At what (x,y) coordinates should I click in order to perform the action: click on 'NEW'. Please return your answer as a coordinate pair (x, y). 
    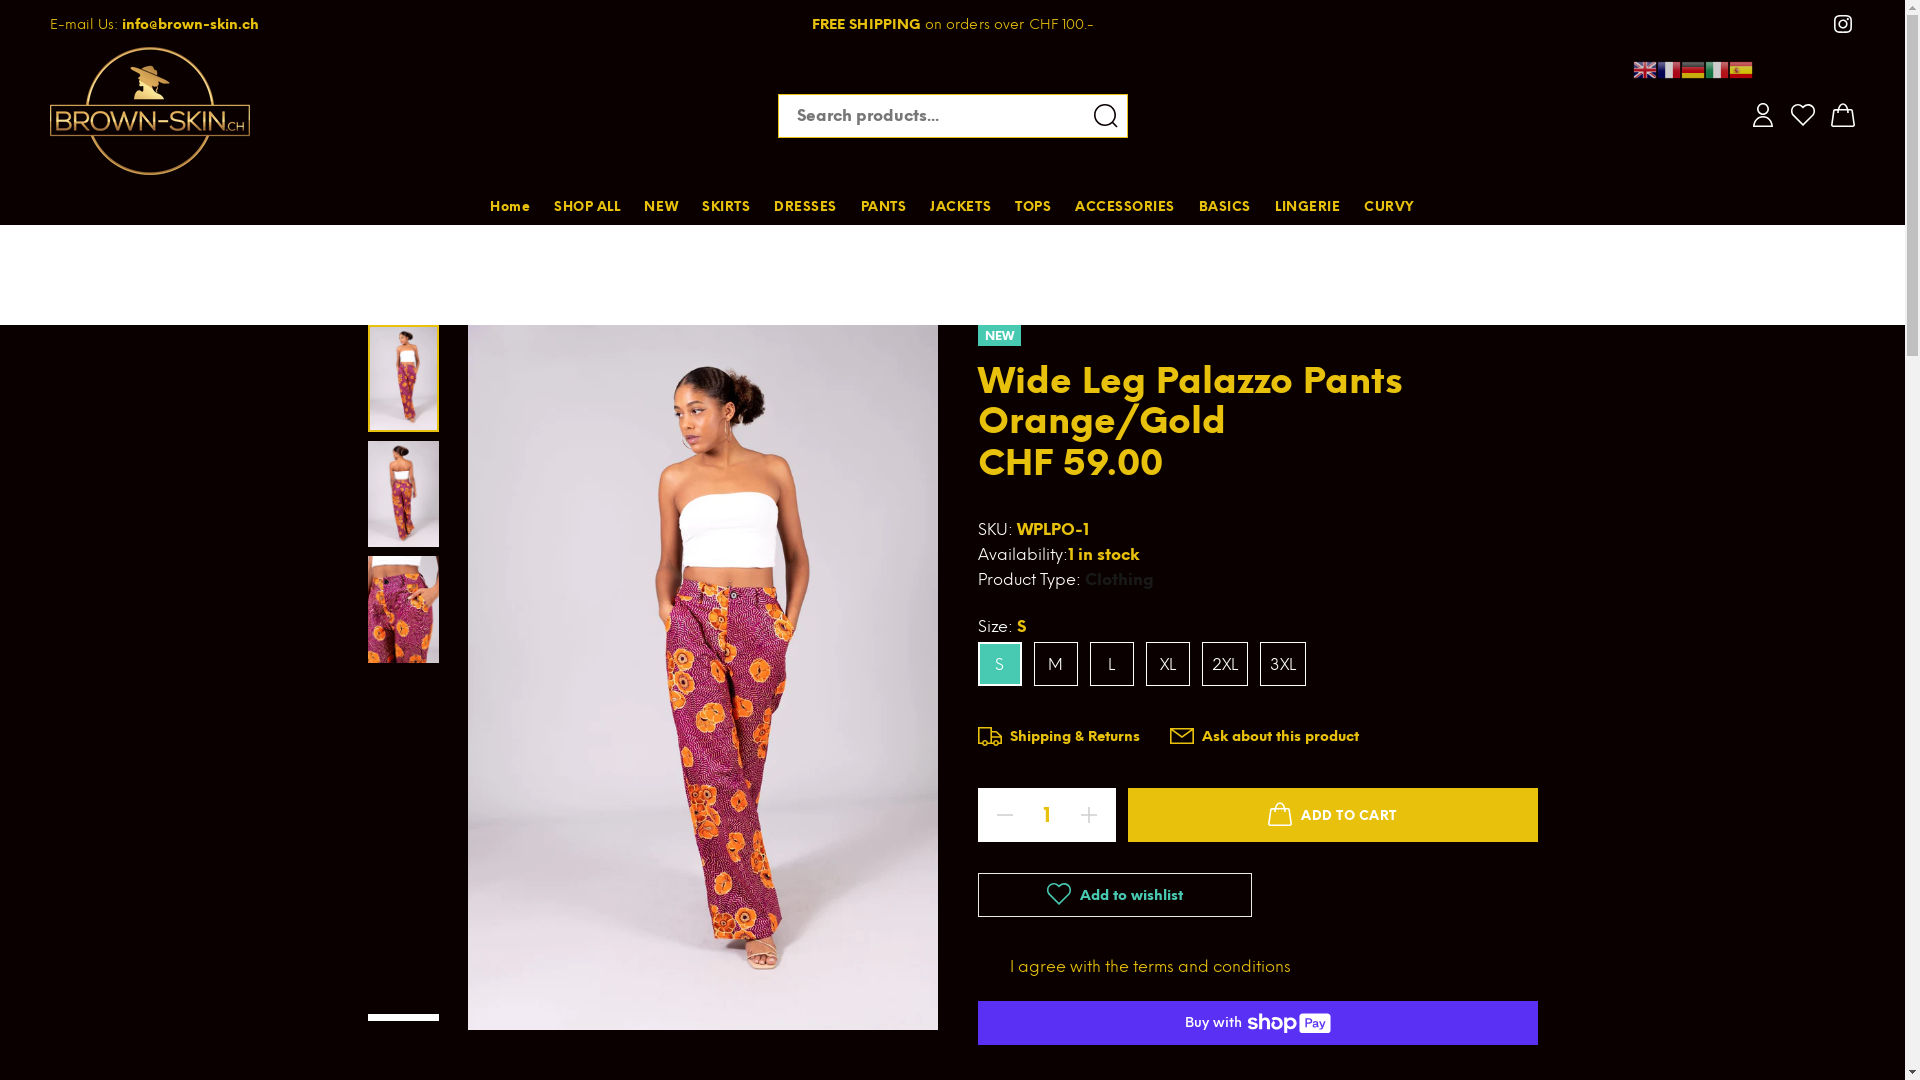
    Looking at the image, I should click on (661, 205).